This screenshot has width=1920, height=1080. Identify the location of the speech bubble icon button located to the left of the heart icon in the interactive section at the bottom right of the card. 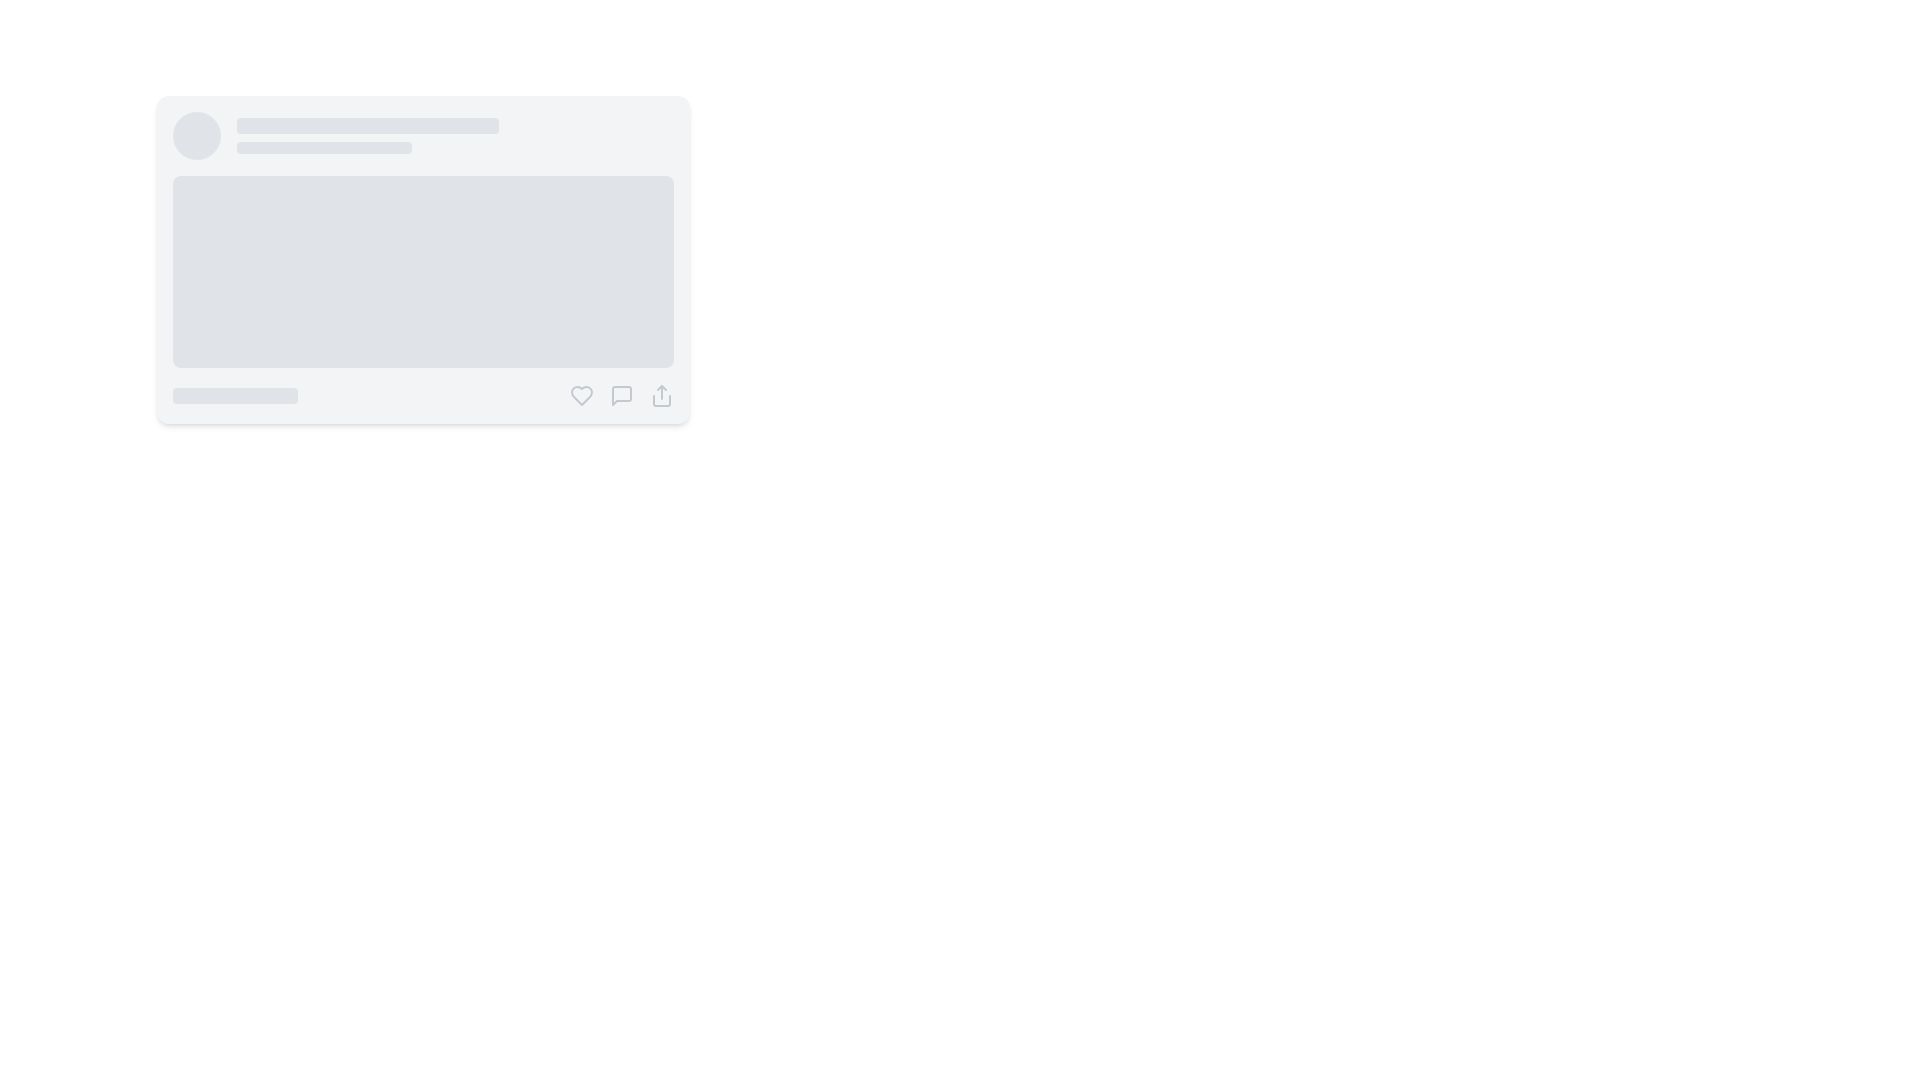
(621, 396).